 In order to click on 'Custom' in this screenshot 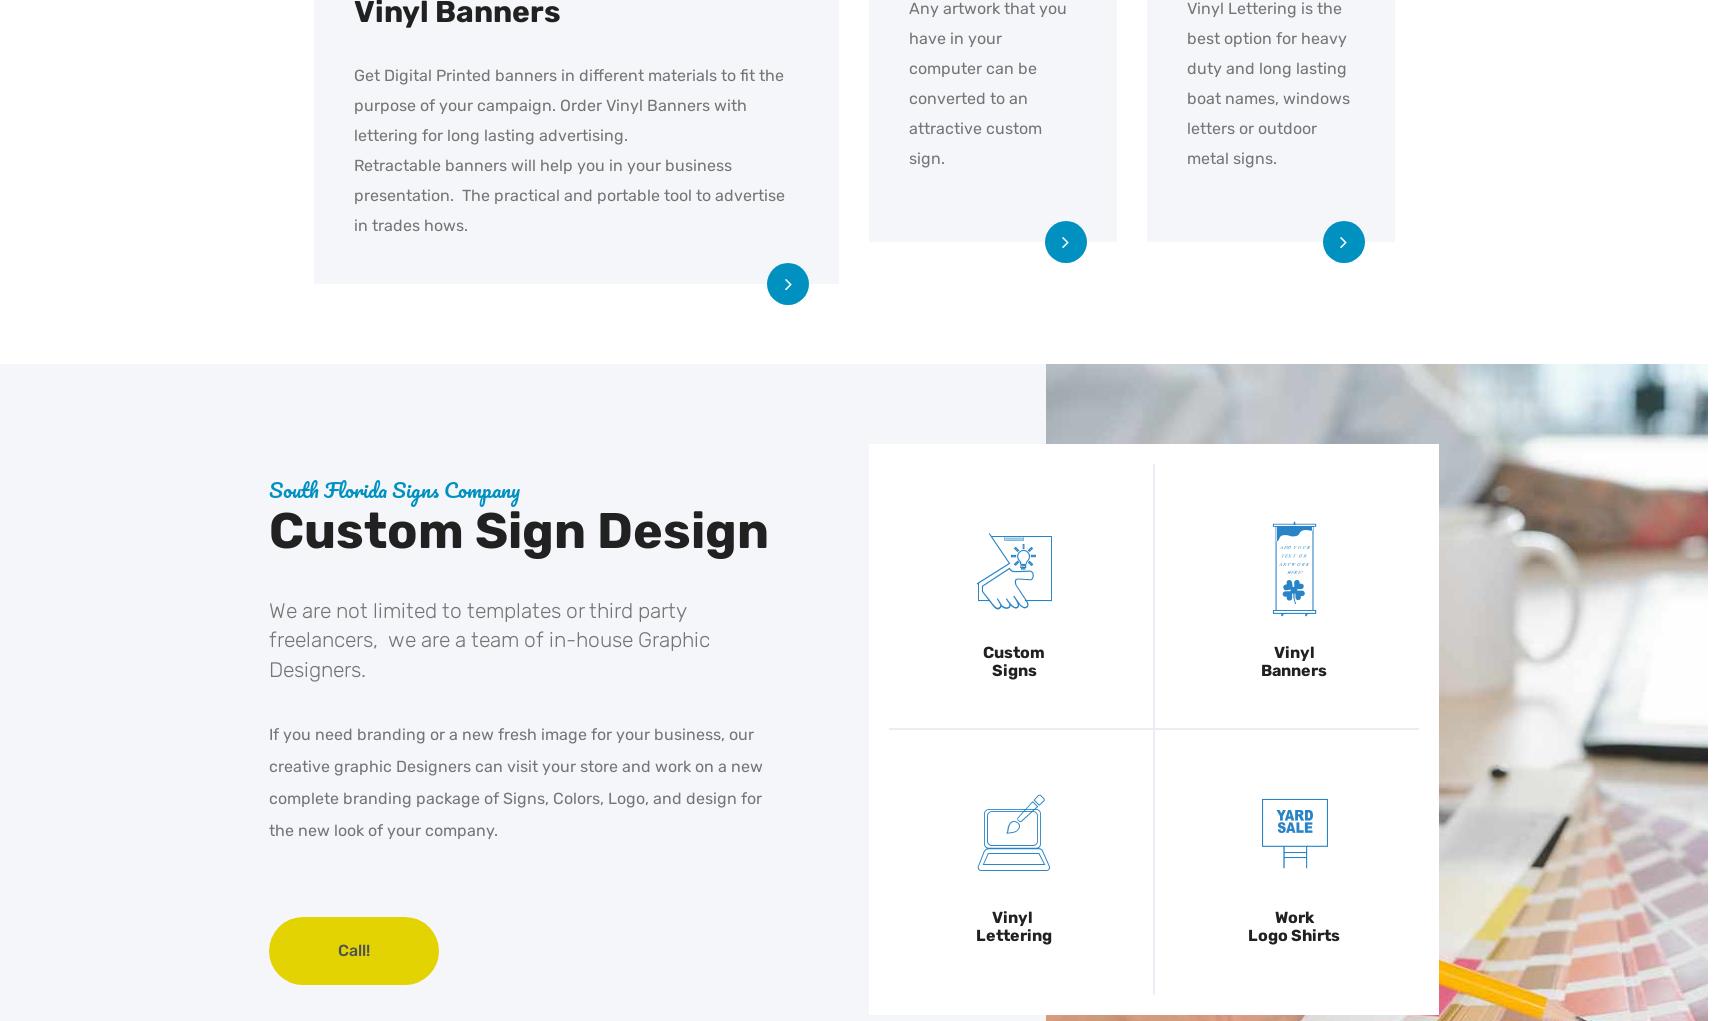, I will do `click(1012, 651)`.